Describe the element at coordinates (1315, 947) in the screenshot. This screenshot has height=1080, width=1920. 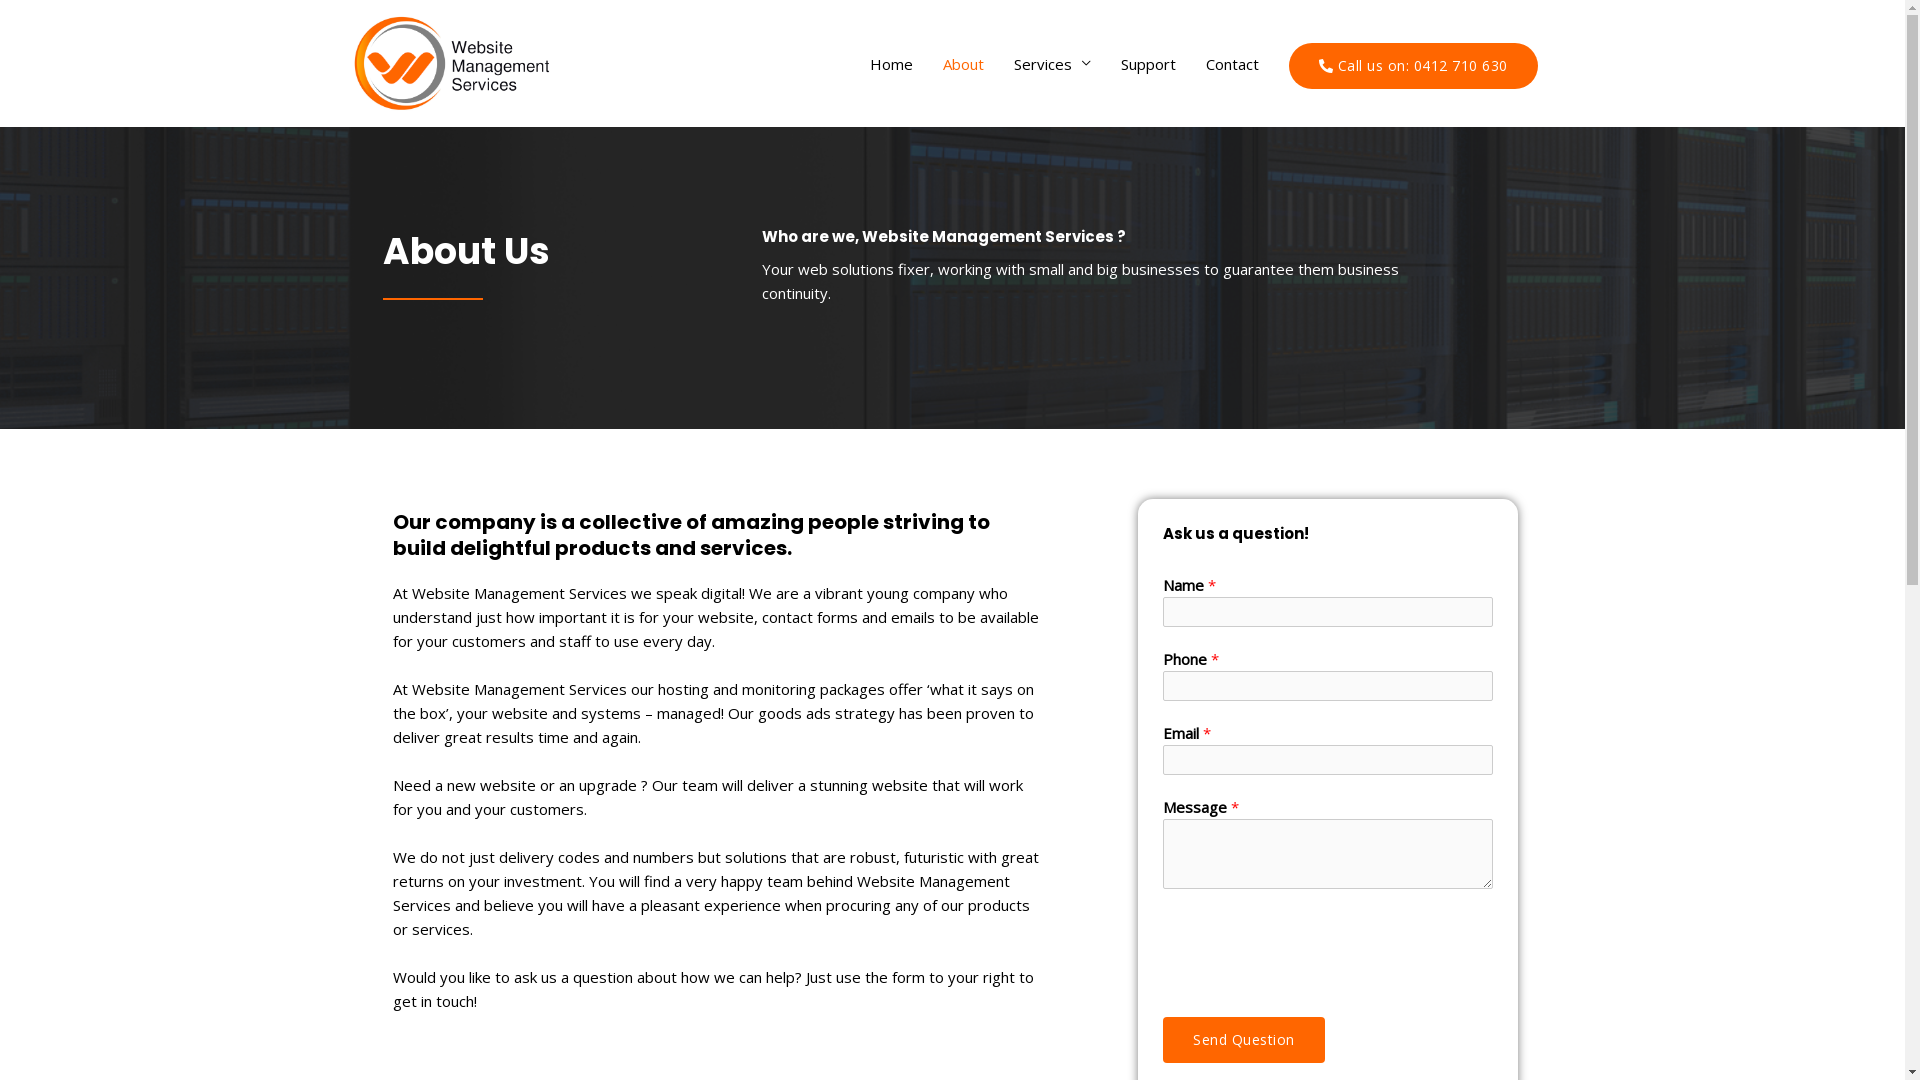
I see `'reCAPTCHA'` at that location.